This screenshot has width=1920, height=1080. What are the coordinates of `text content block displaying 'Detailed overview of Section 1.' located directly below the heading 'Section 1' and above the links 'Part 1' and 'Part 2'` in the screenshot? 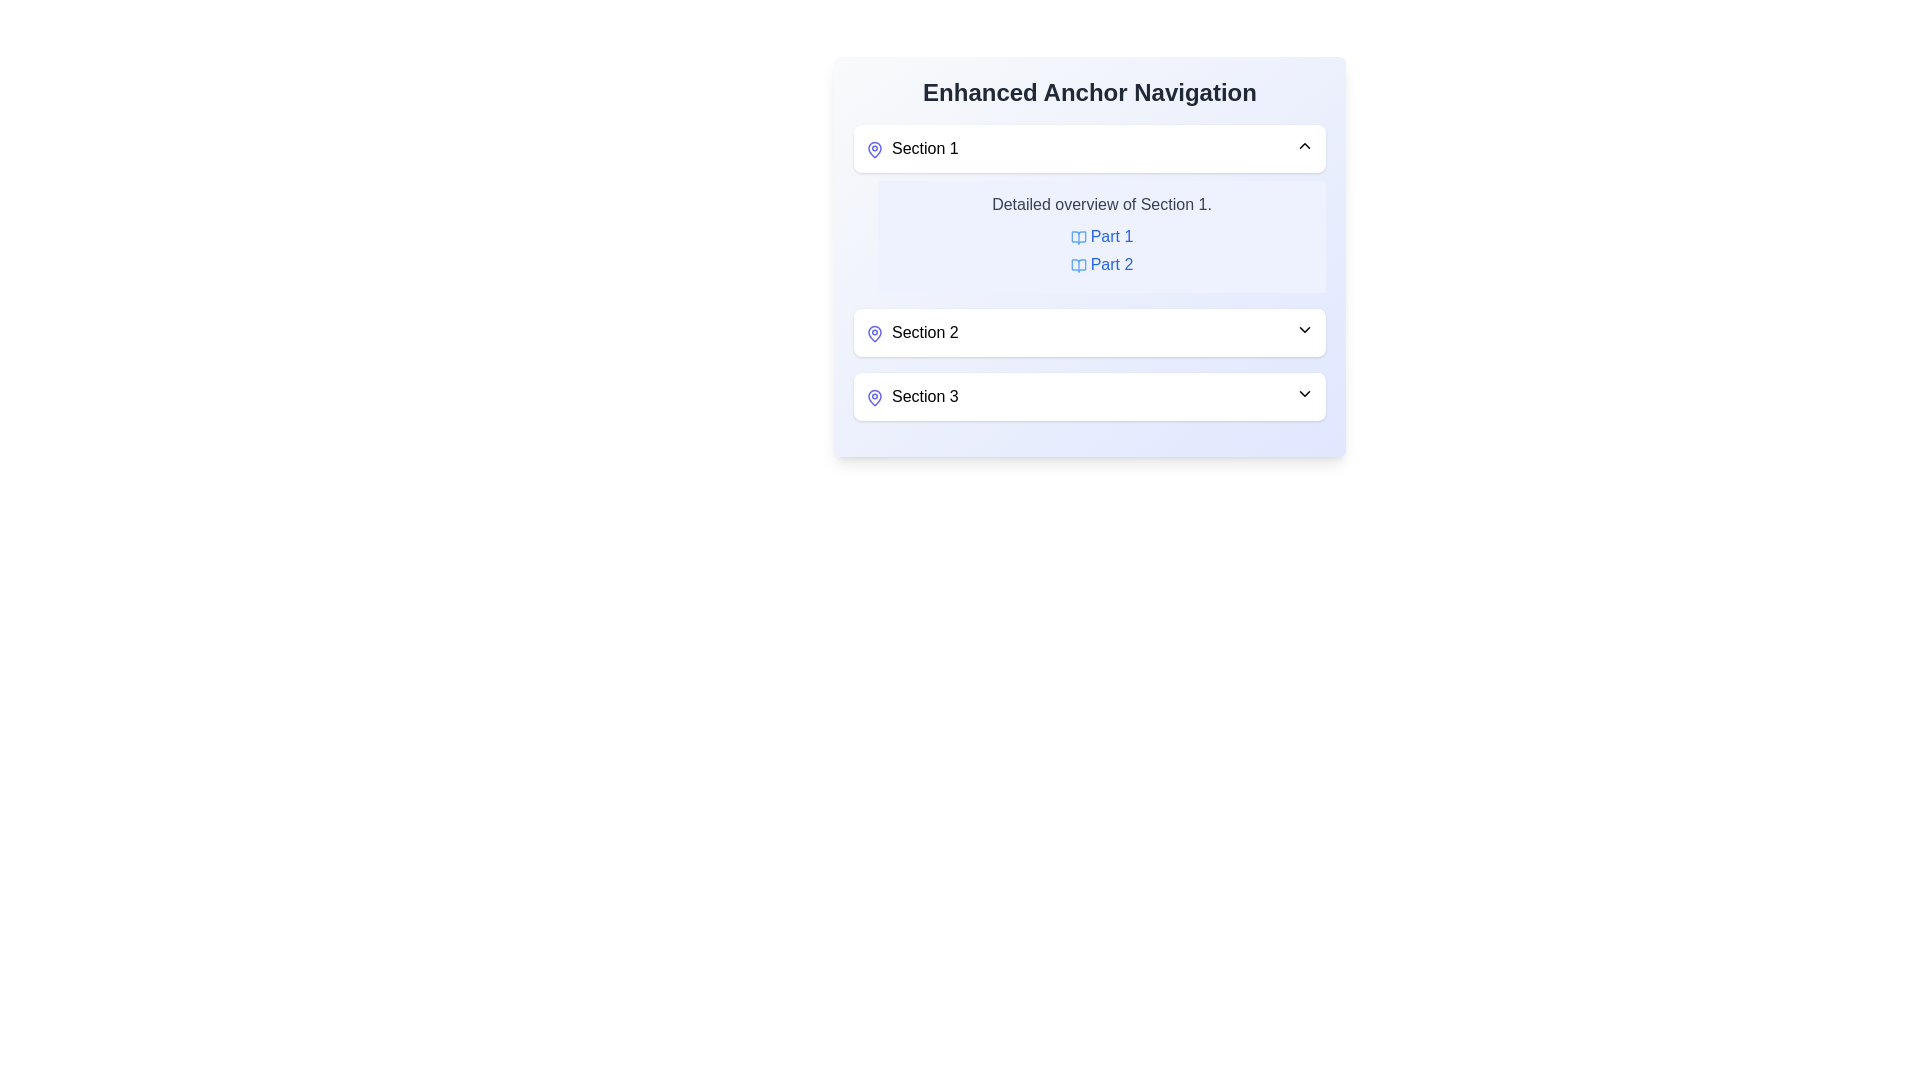 It's located at (1101, 204).